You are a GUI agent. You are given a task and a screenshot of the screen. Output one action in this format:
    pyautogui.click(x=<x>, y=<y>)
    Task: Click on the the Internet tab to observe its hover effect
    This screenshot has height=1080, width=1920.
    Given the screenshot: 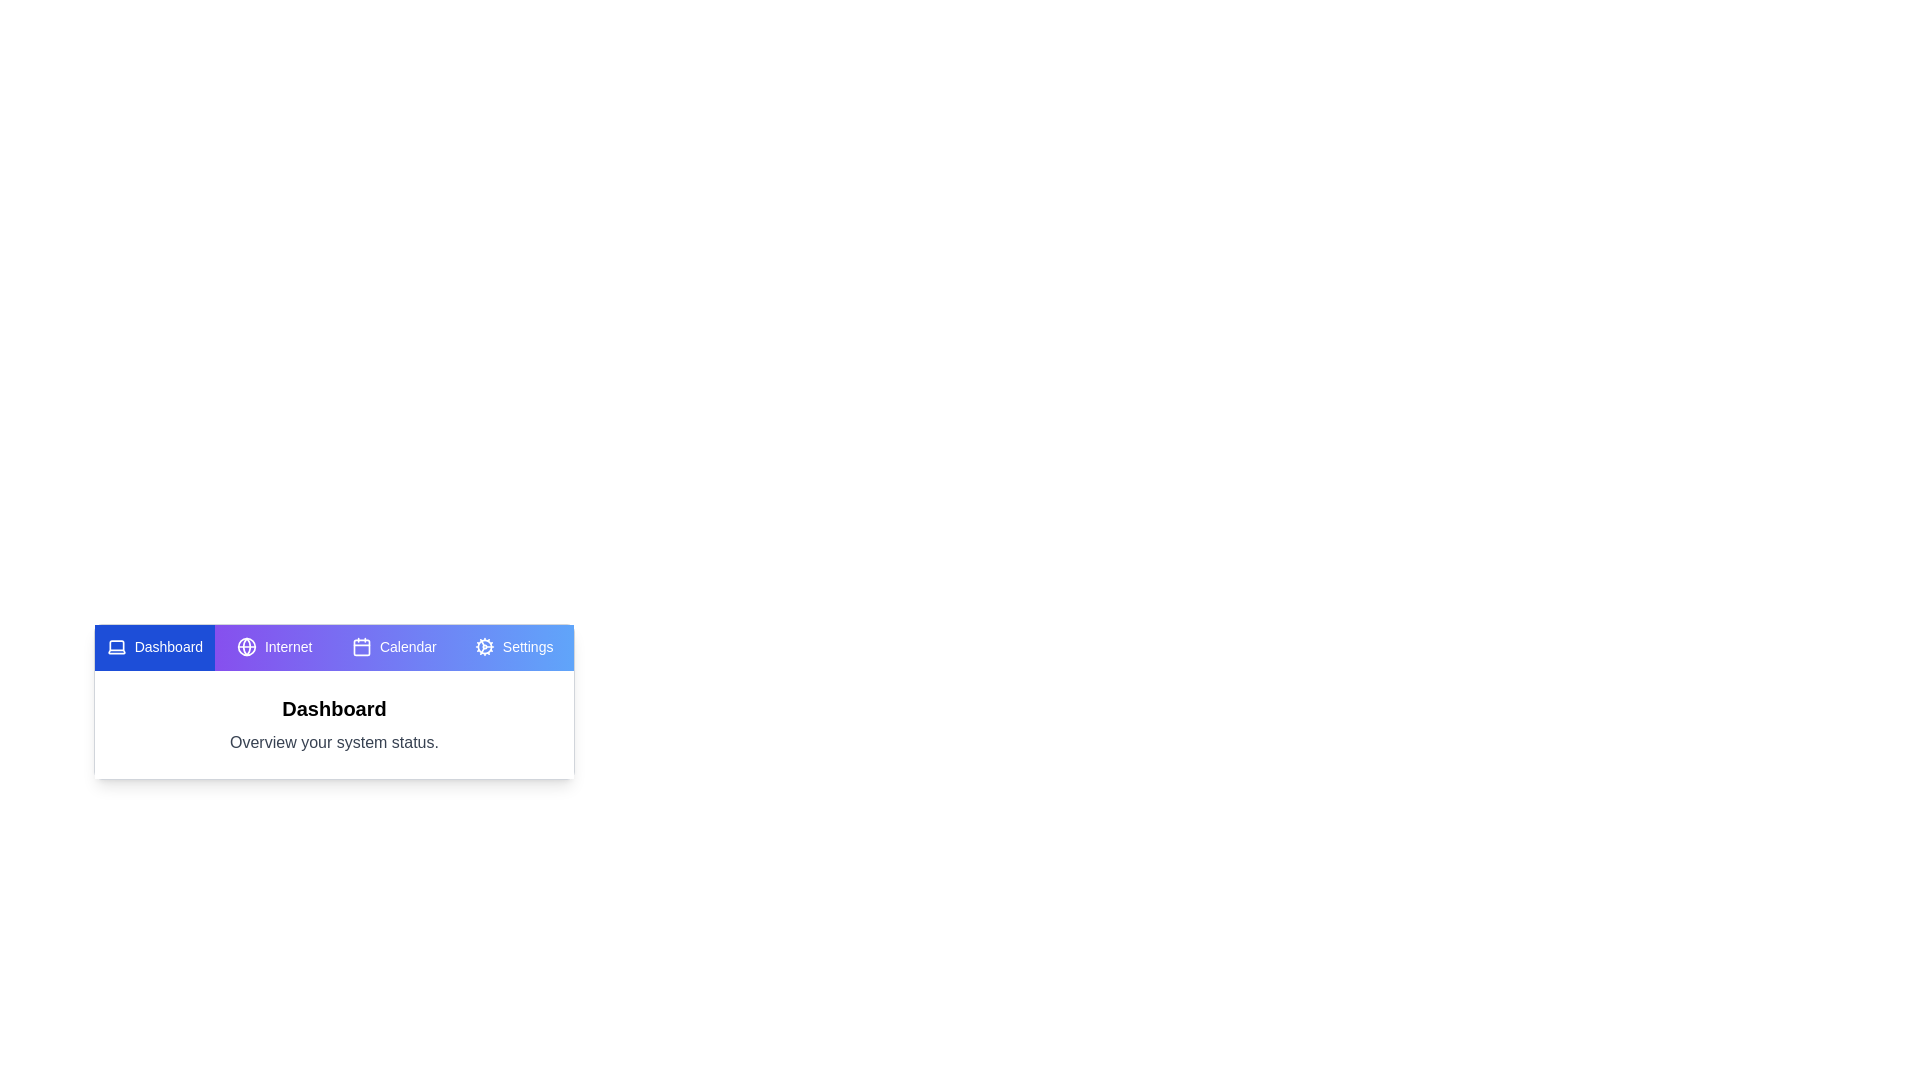 What is the action you would take?
    pyautogui.click(x=273, y=648)
    